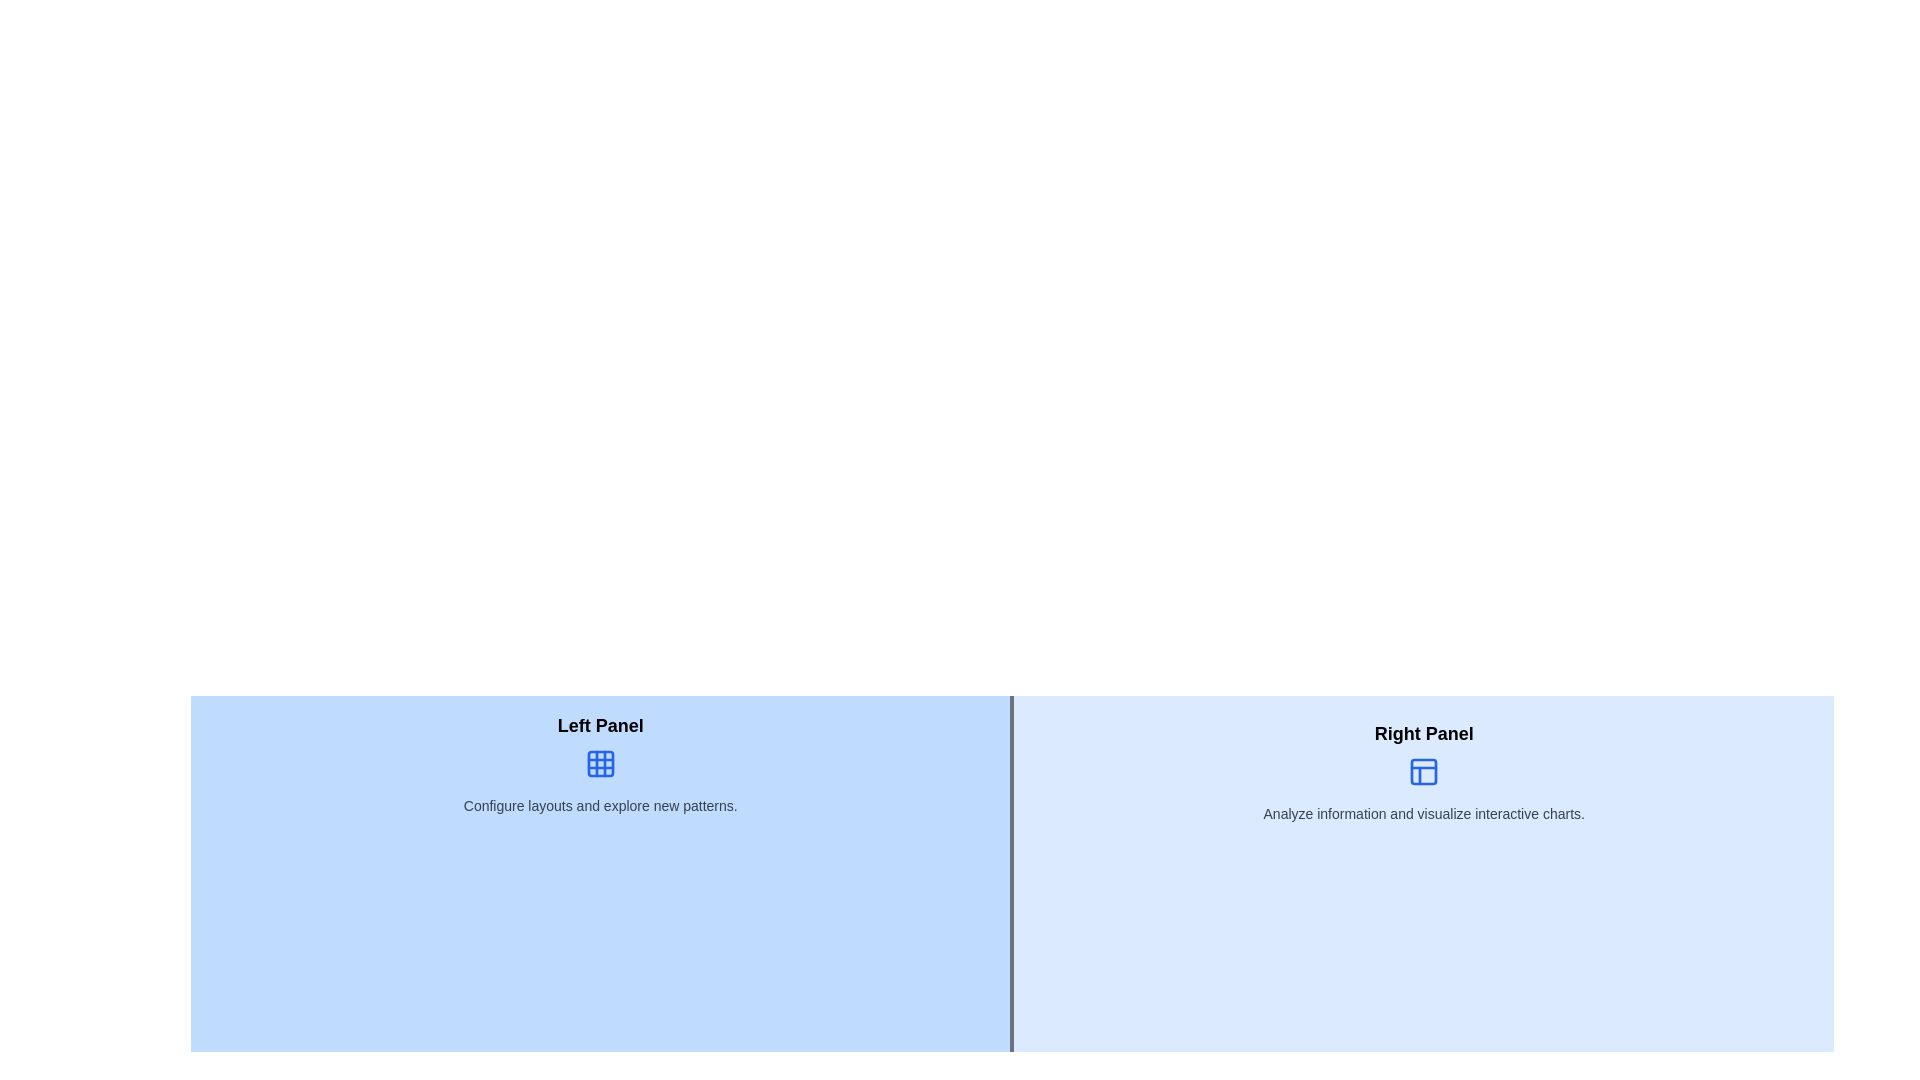 The width and height of the screenshot is (1920, 1080). What do you see at coordinates (599, 763) in the screenshot?
I see `the layout options button located in the left panel, directly below the 'Left Panel' title and above the 'Configure layouts and explore new patterns' text` at bounding box center [599, 763].